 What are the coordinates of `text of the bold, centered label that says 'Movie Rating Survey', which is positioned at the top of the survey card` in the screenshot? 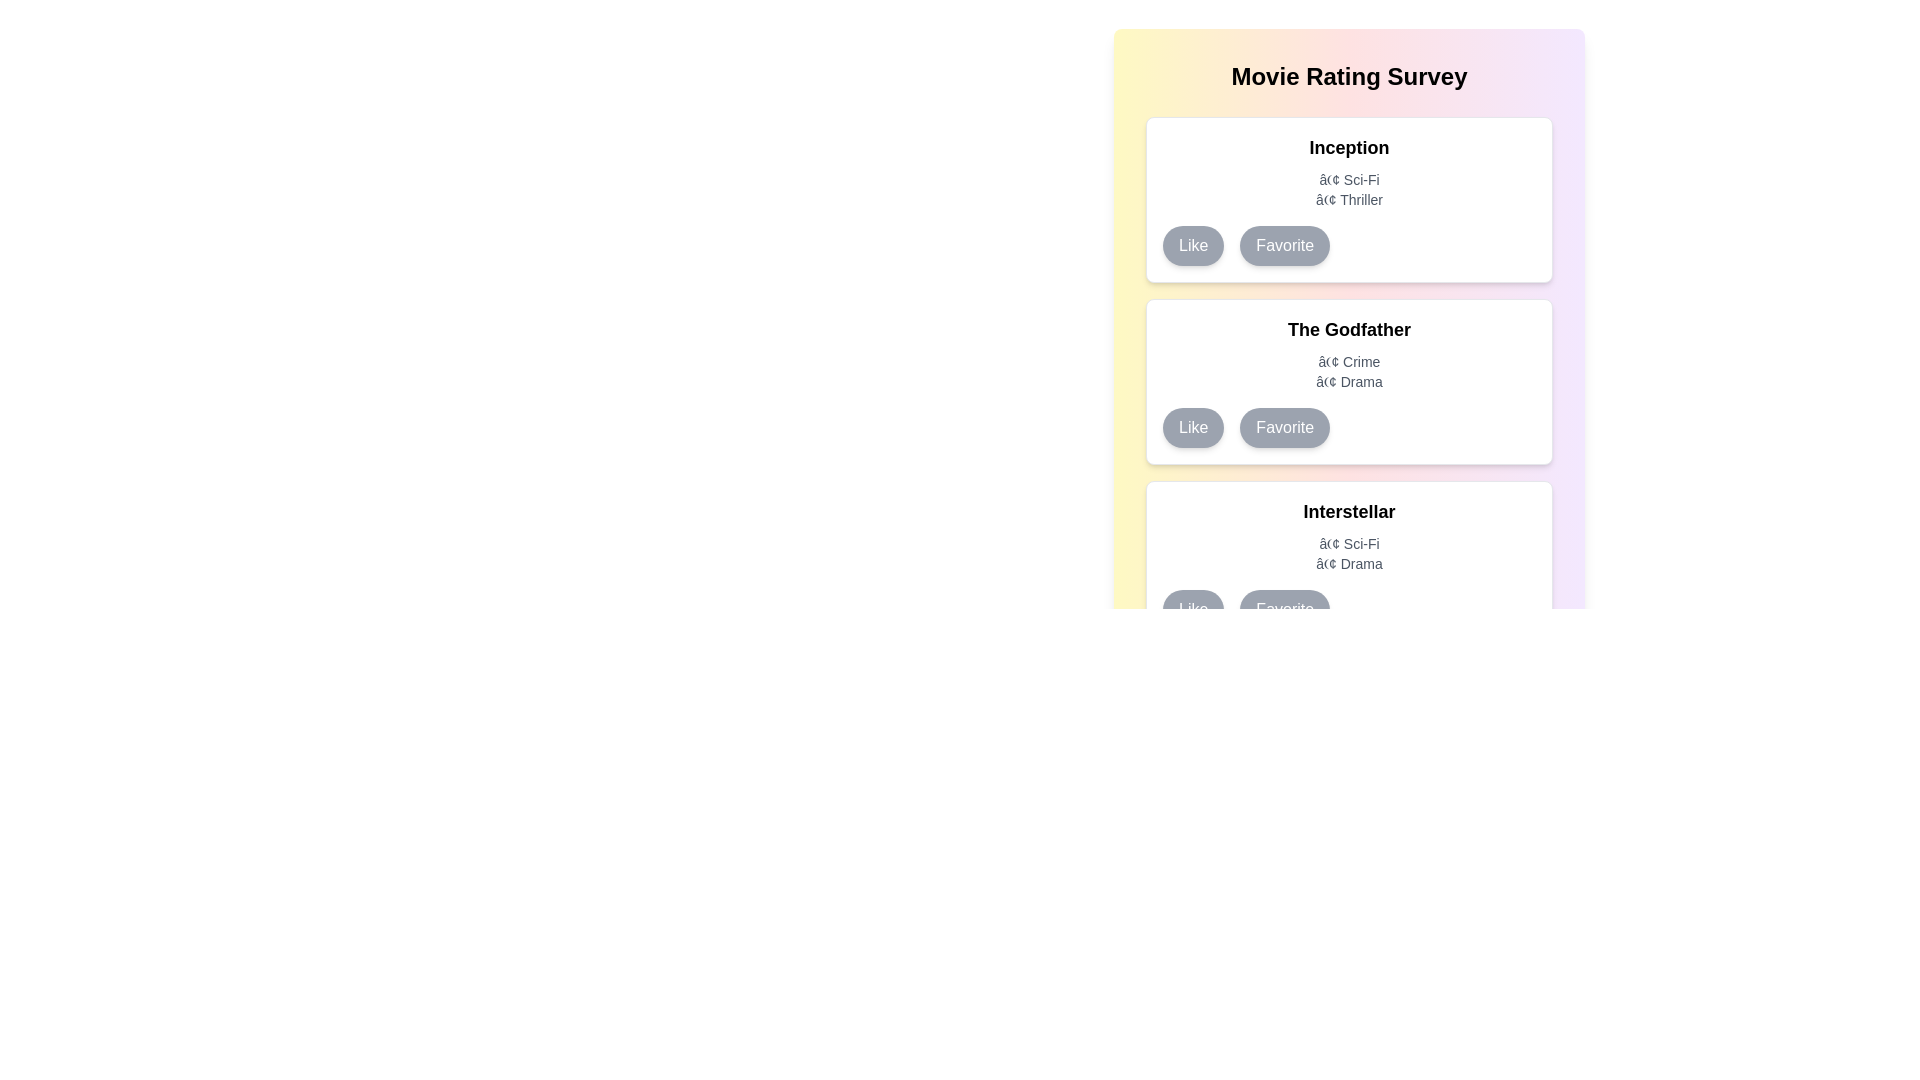 It's located at (1349, 76).